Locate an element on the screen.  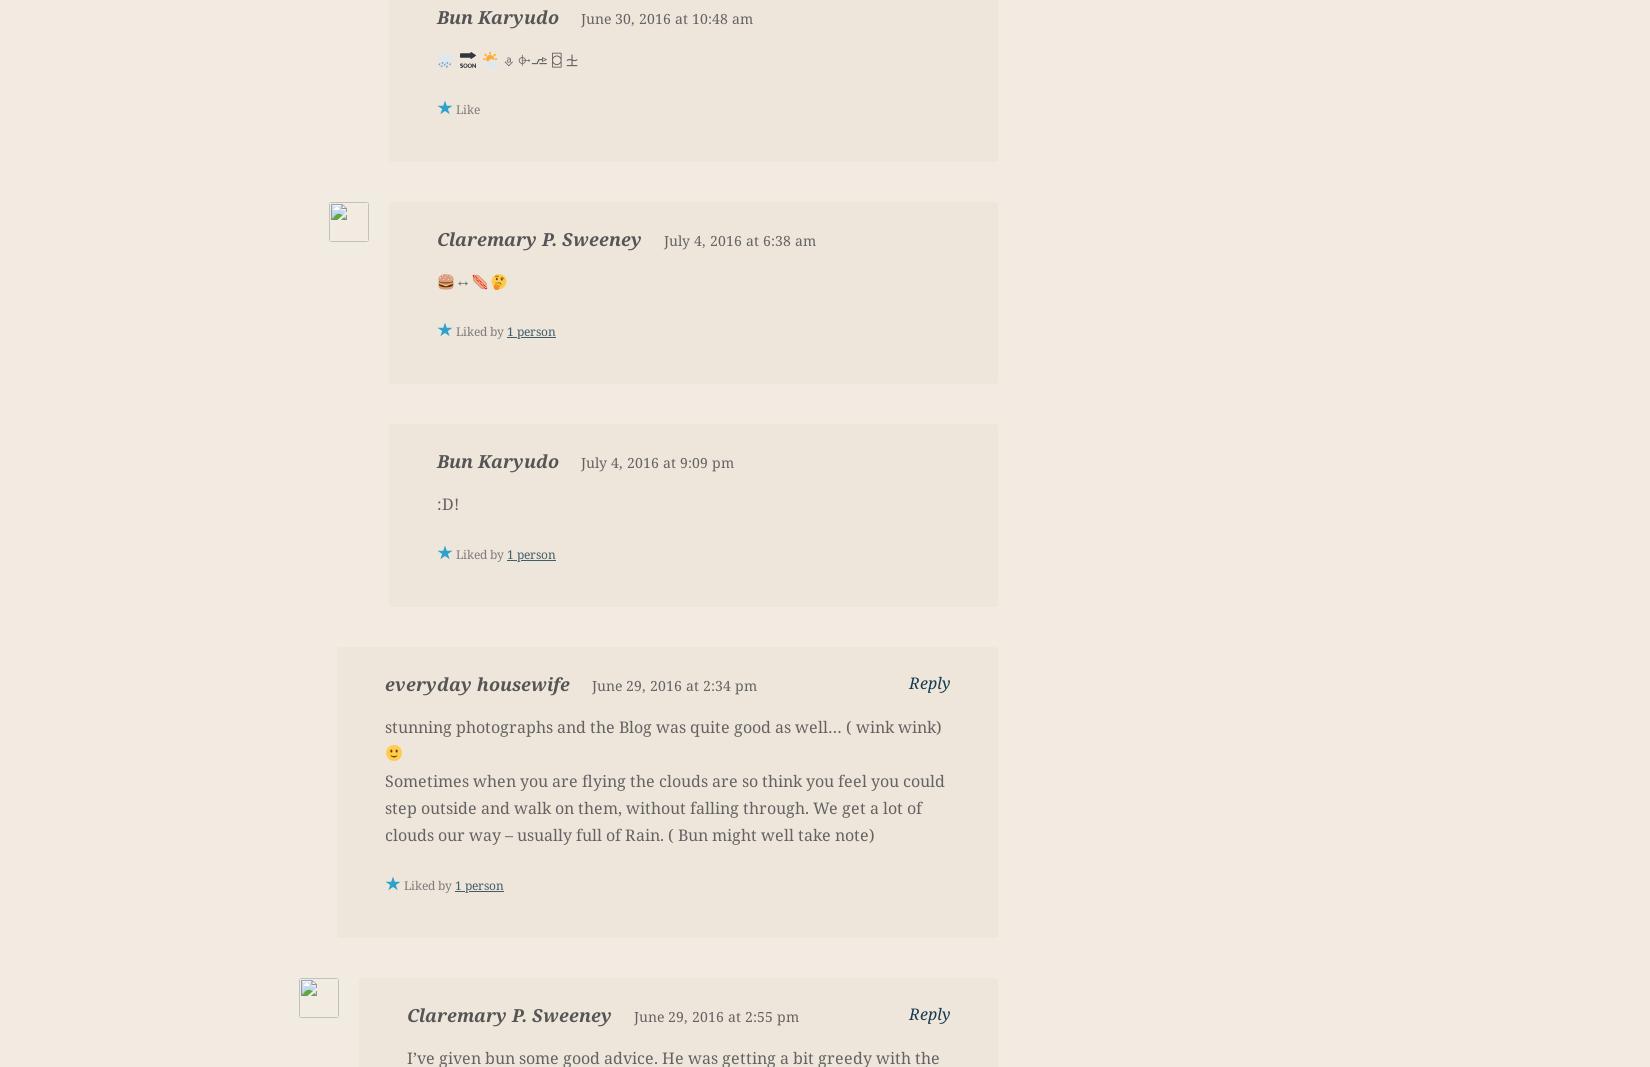
'June 29, 2016 at 2:55 pm' is located at coordinates (715, 1015).